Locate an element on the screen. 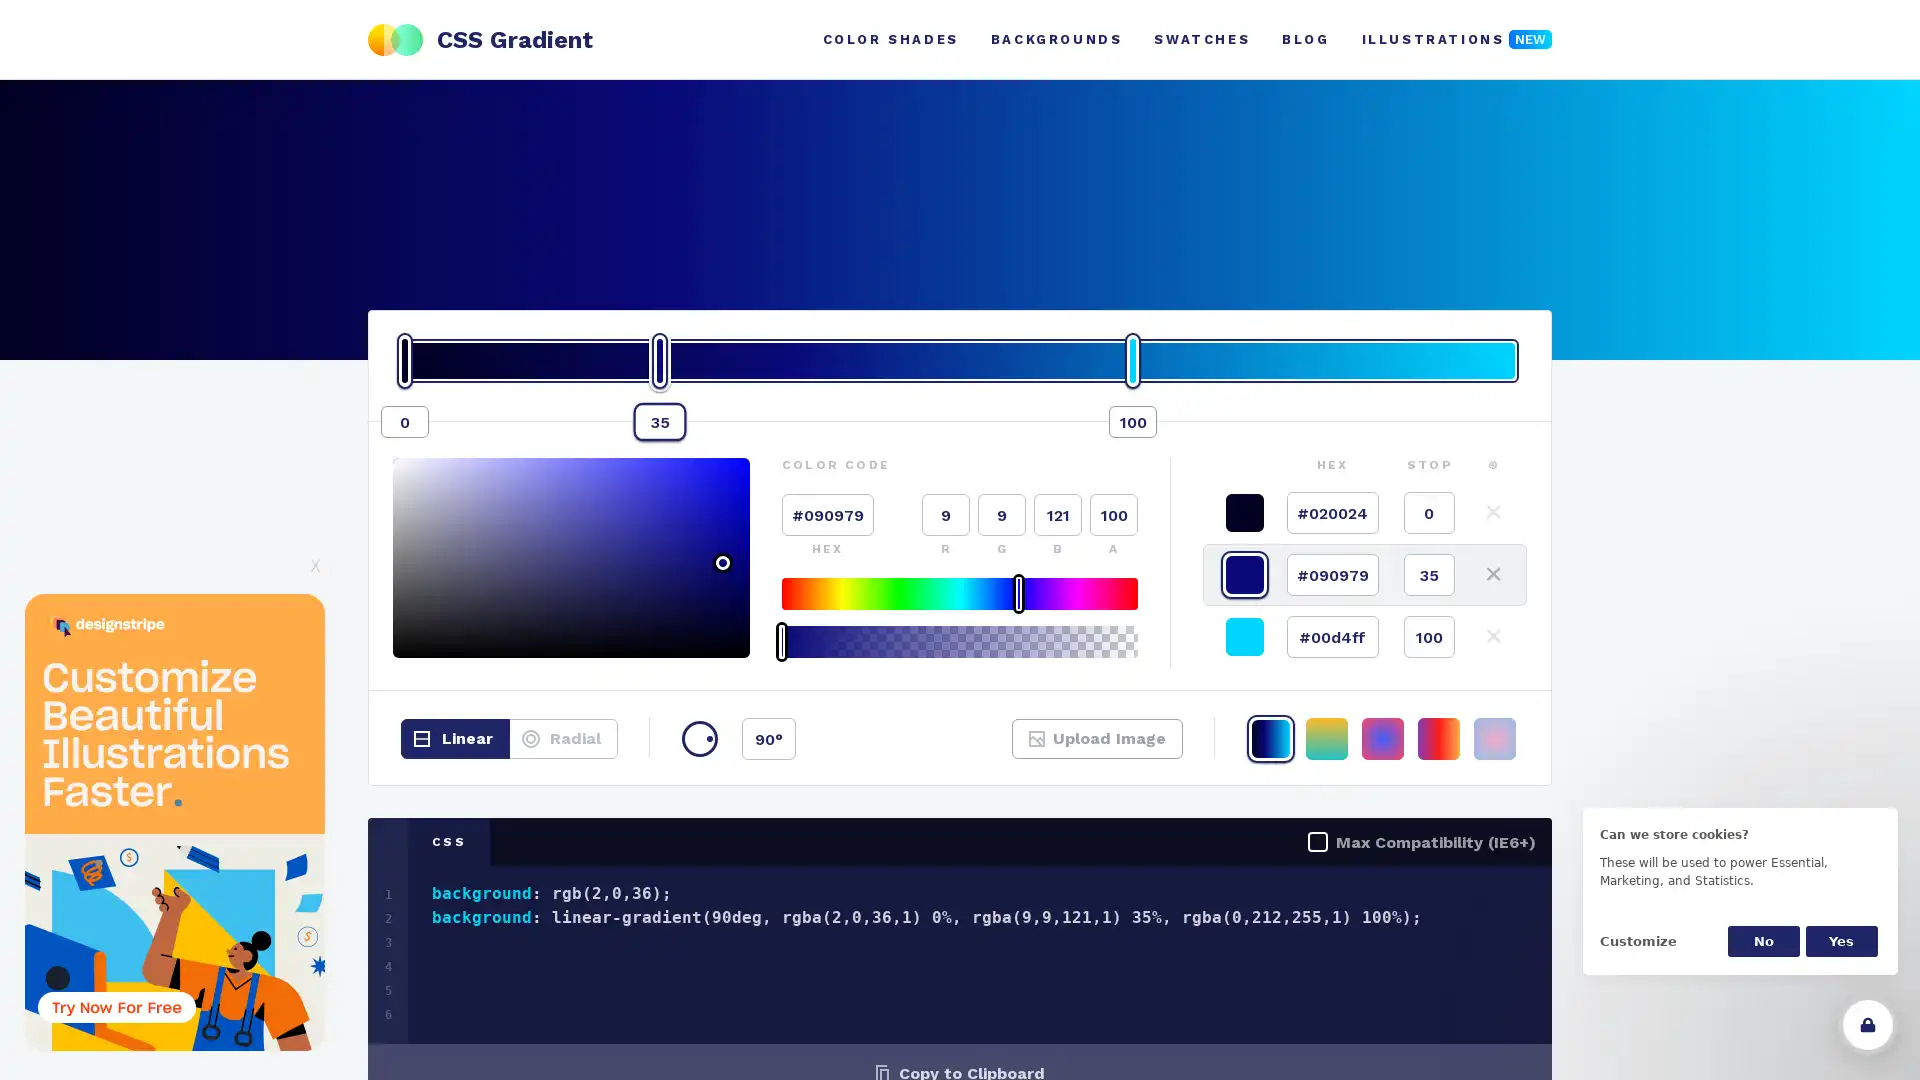 This screenshot has width=1920, height=1080. Linear is located at coordinates (454, 739).